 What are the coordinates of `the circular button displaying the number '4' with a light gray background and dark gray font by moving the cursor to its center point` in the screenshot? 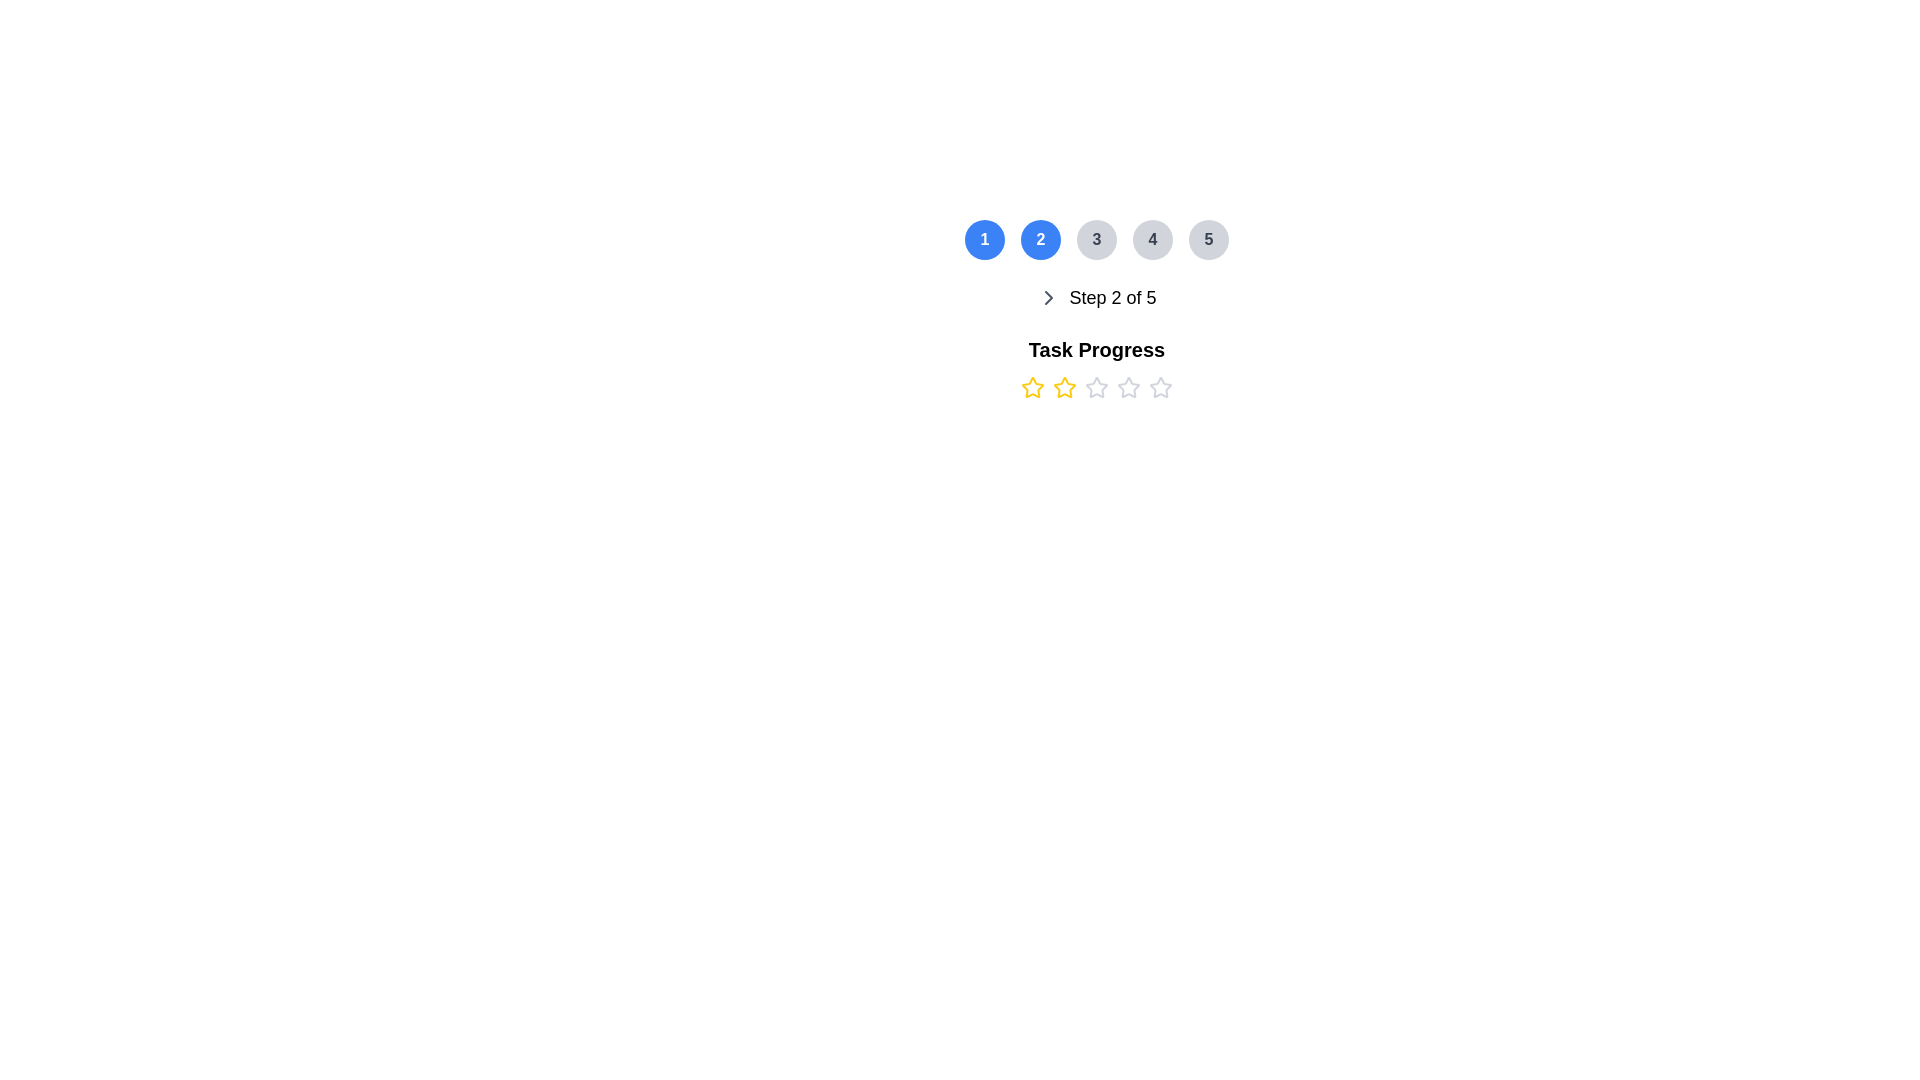 It's located at (1152, 238).